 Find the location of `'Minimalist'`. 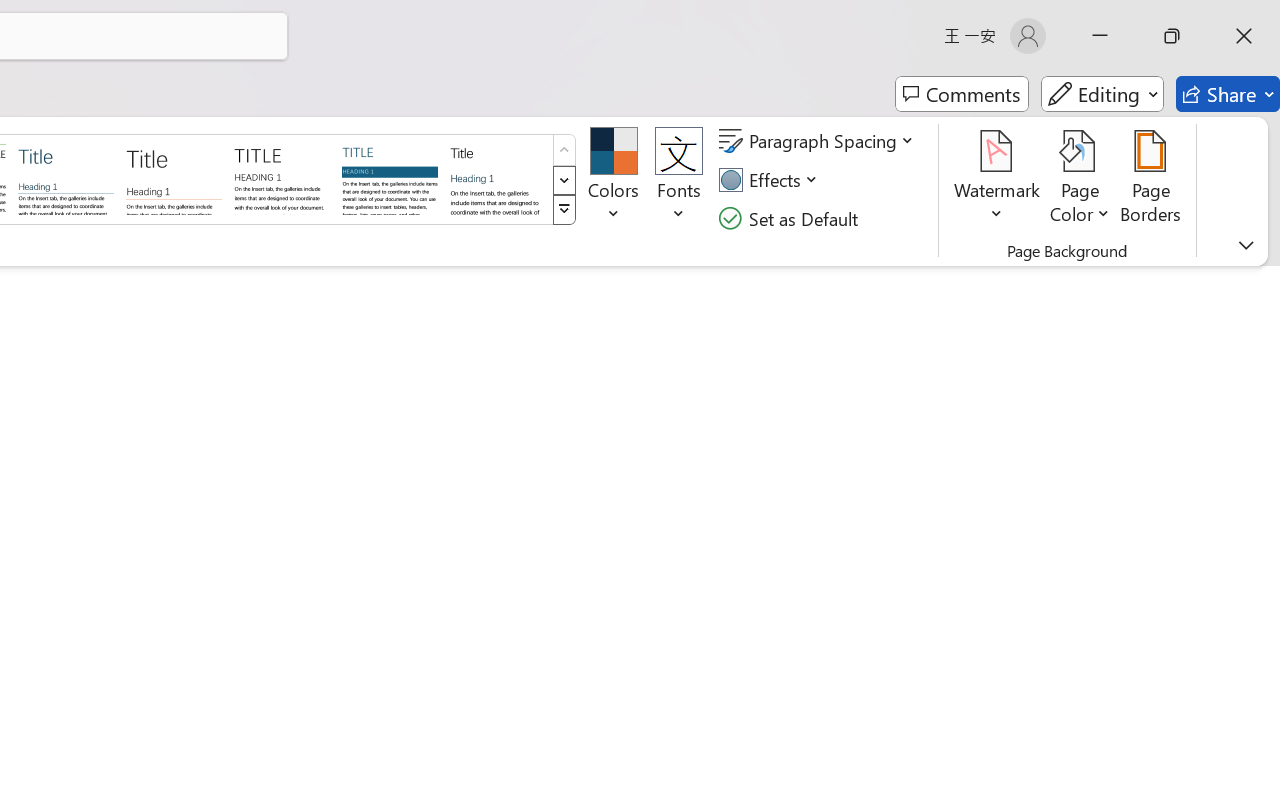

'Minimalist' is located at coordinates (280, 177).